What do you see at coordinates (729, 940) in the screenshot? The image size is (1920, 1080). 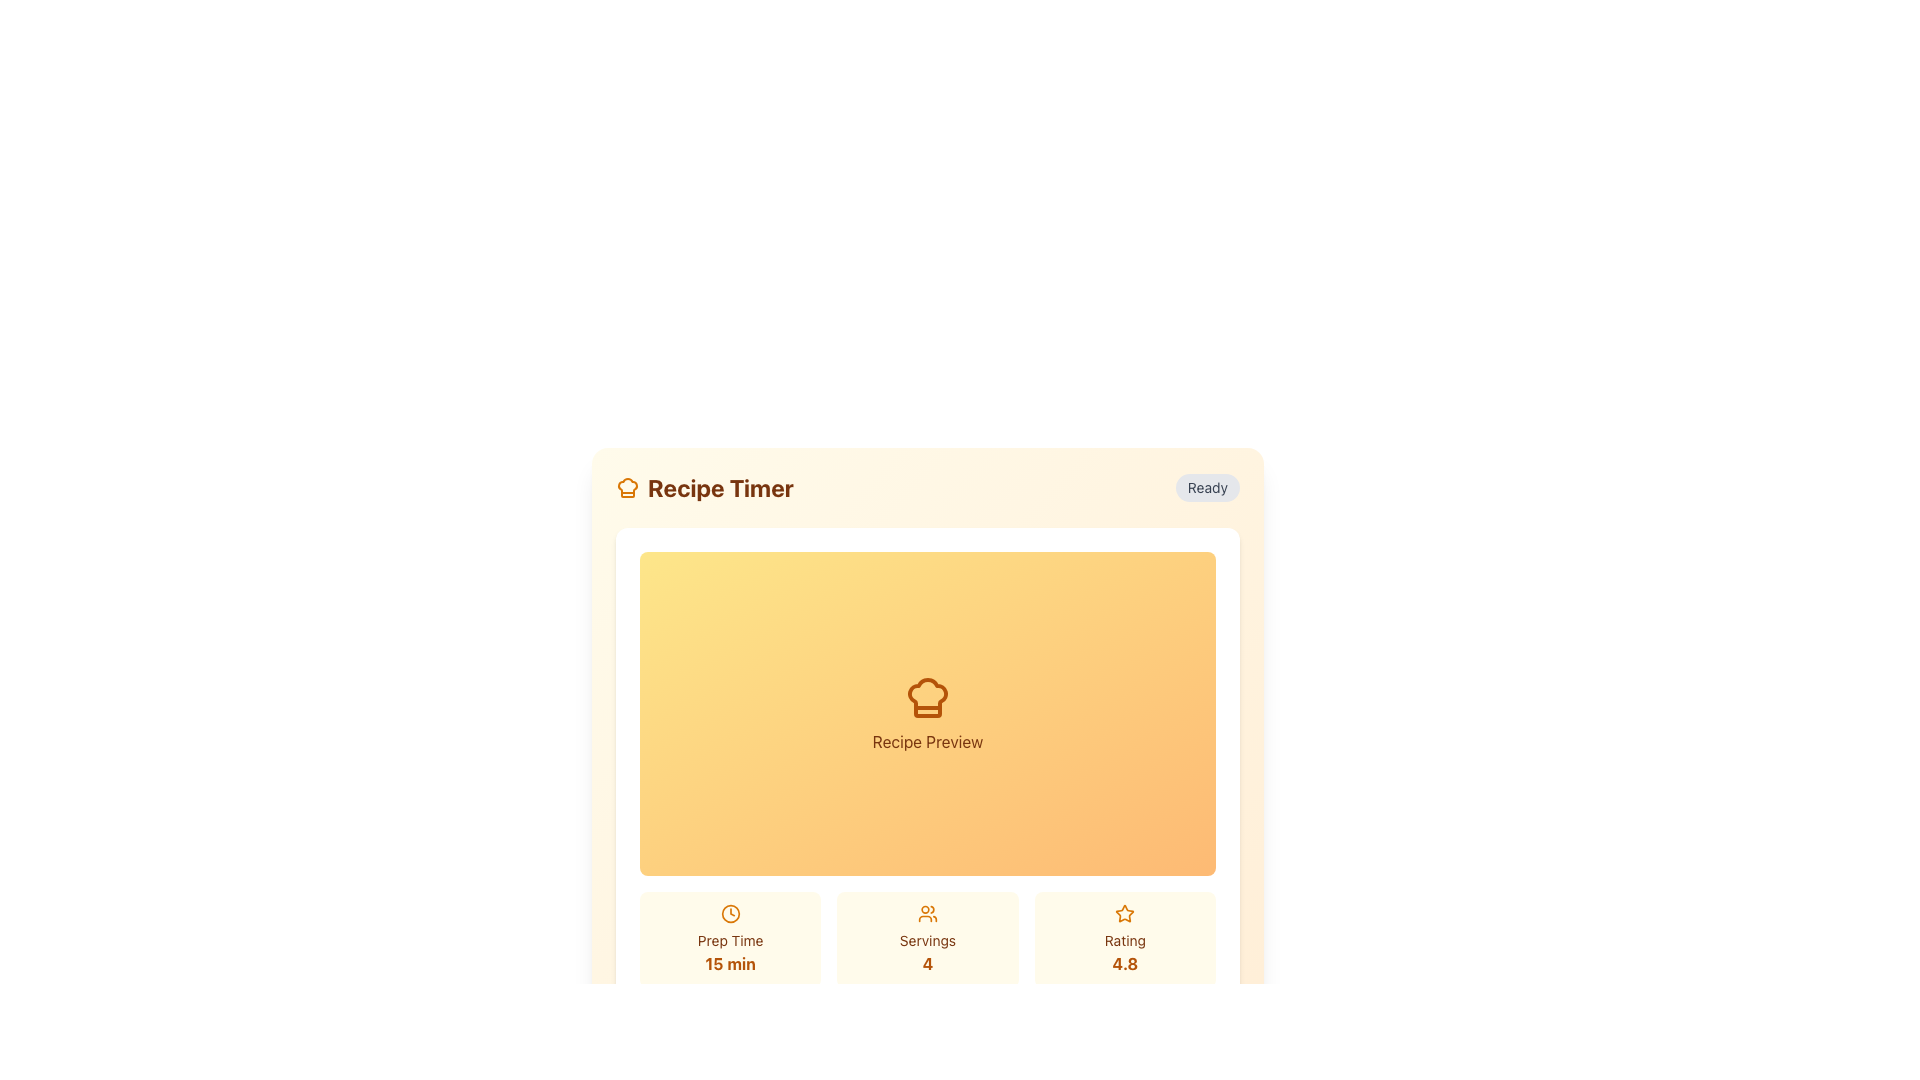 I see `the informational label displaying 'Prep Time' with the clock icon and '15 min' text, which is the leftmost element in the grid below the 'Recipe Preview' section` at bounding box center [729, 940].